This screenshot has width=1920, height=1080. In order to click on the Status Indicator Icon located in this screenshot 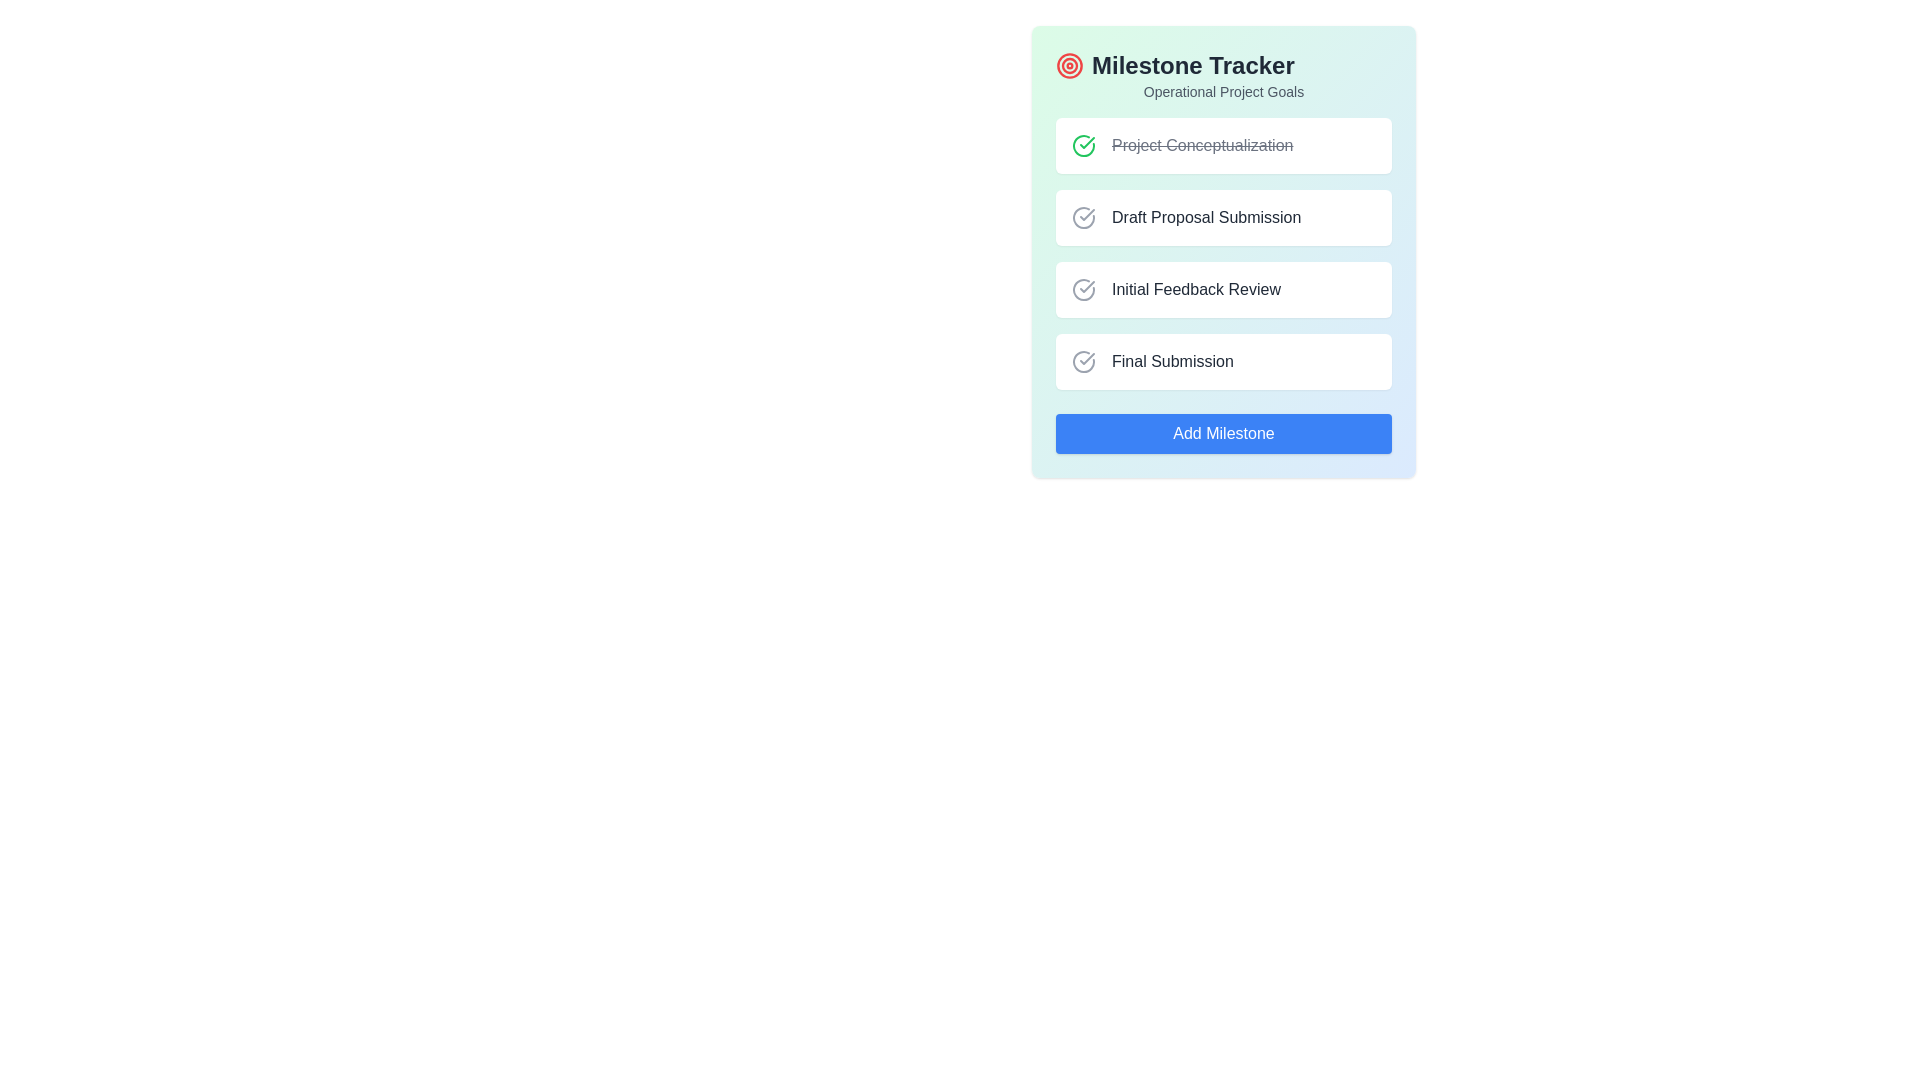, I will do `click(1083, 362)`.